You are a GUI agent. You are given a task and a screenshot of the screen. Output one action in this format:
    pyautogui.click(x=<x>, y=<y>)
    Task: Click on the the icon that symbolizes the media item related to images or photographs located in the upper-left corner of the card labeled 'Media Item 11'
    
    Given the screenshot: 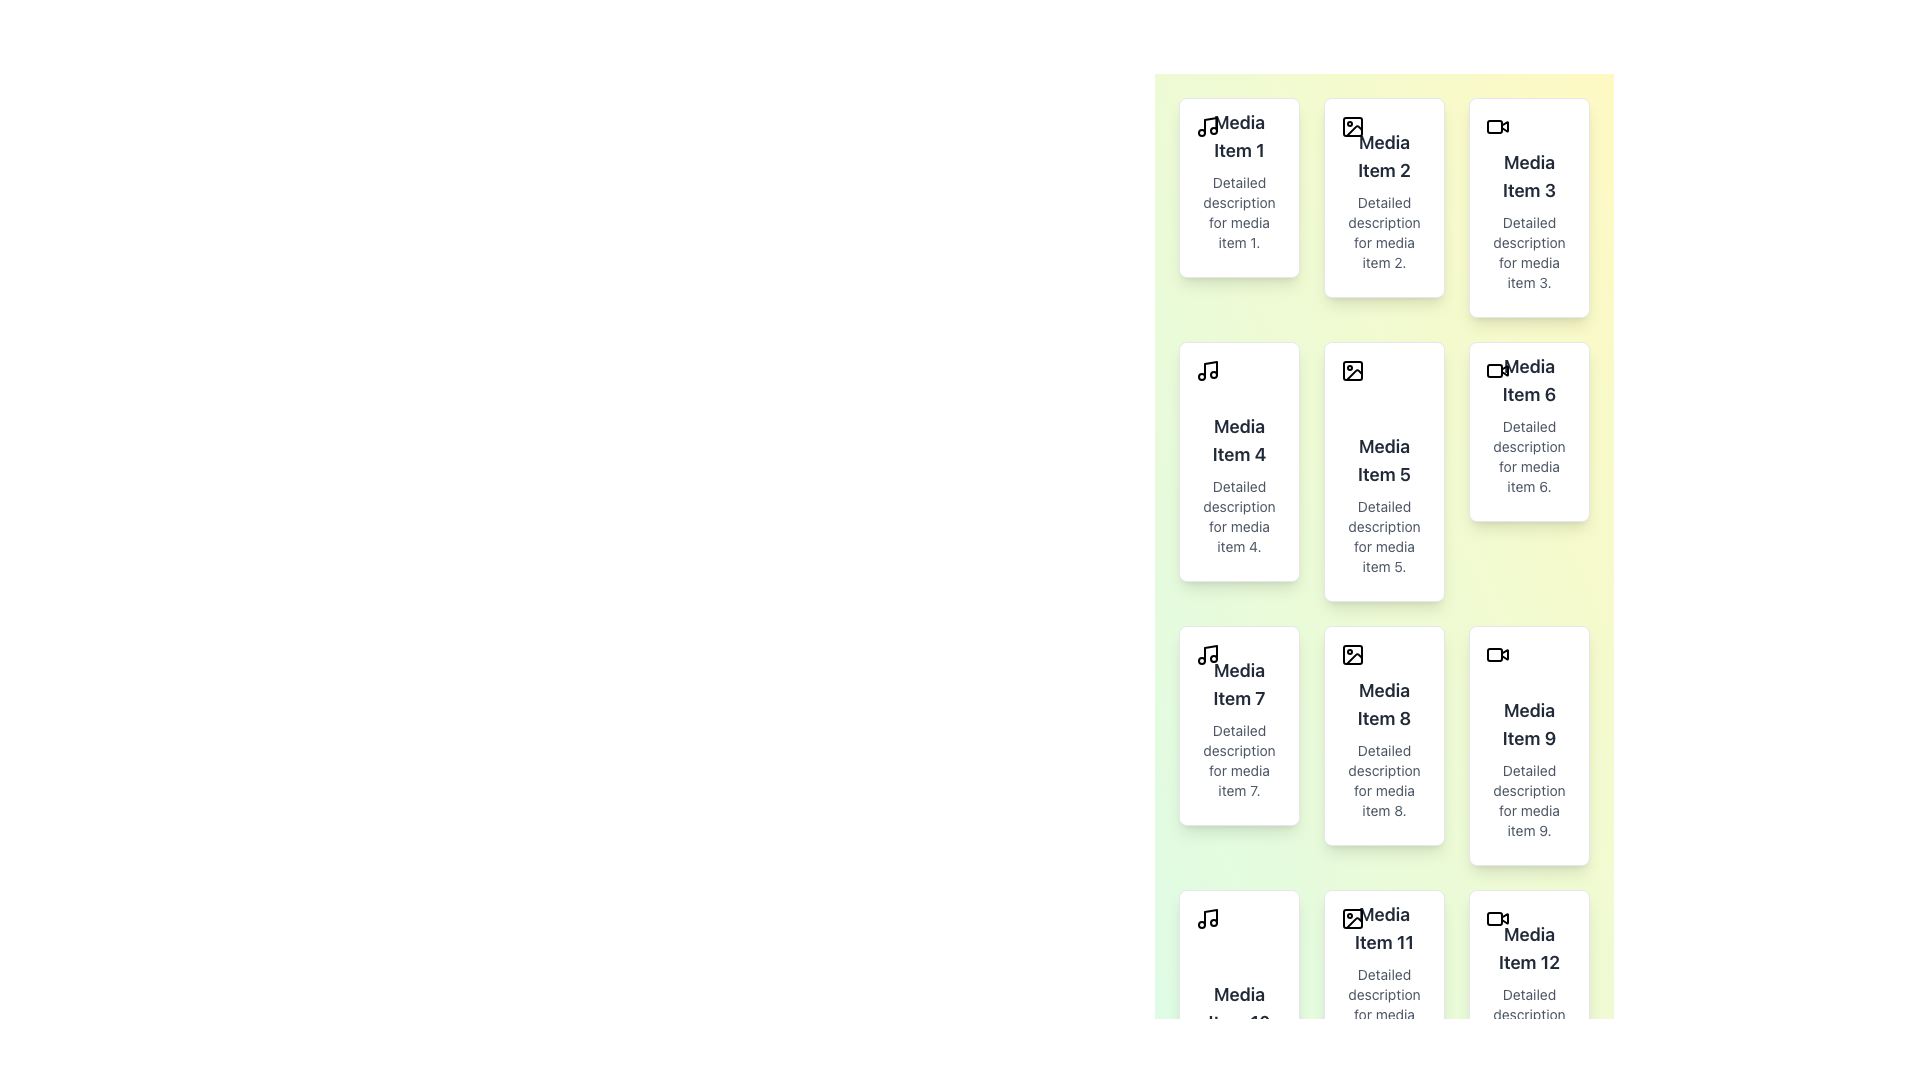 What is the action you would take?
    pyautogui.click(x=1353, y=918)
    